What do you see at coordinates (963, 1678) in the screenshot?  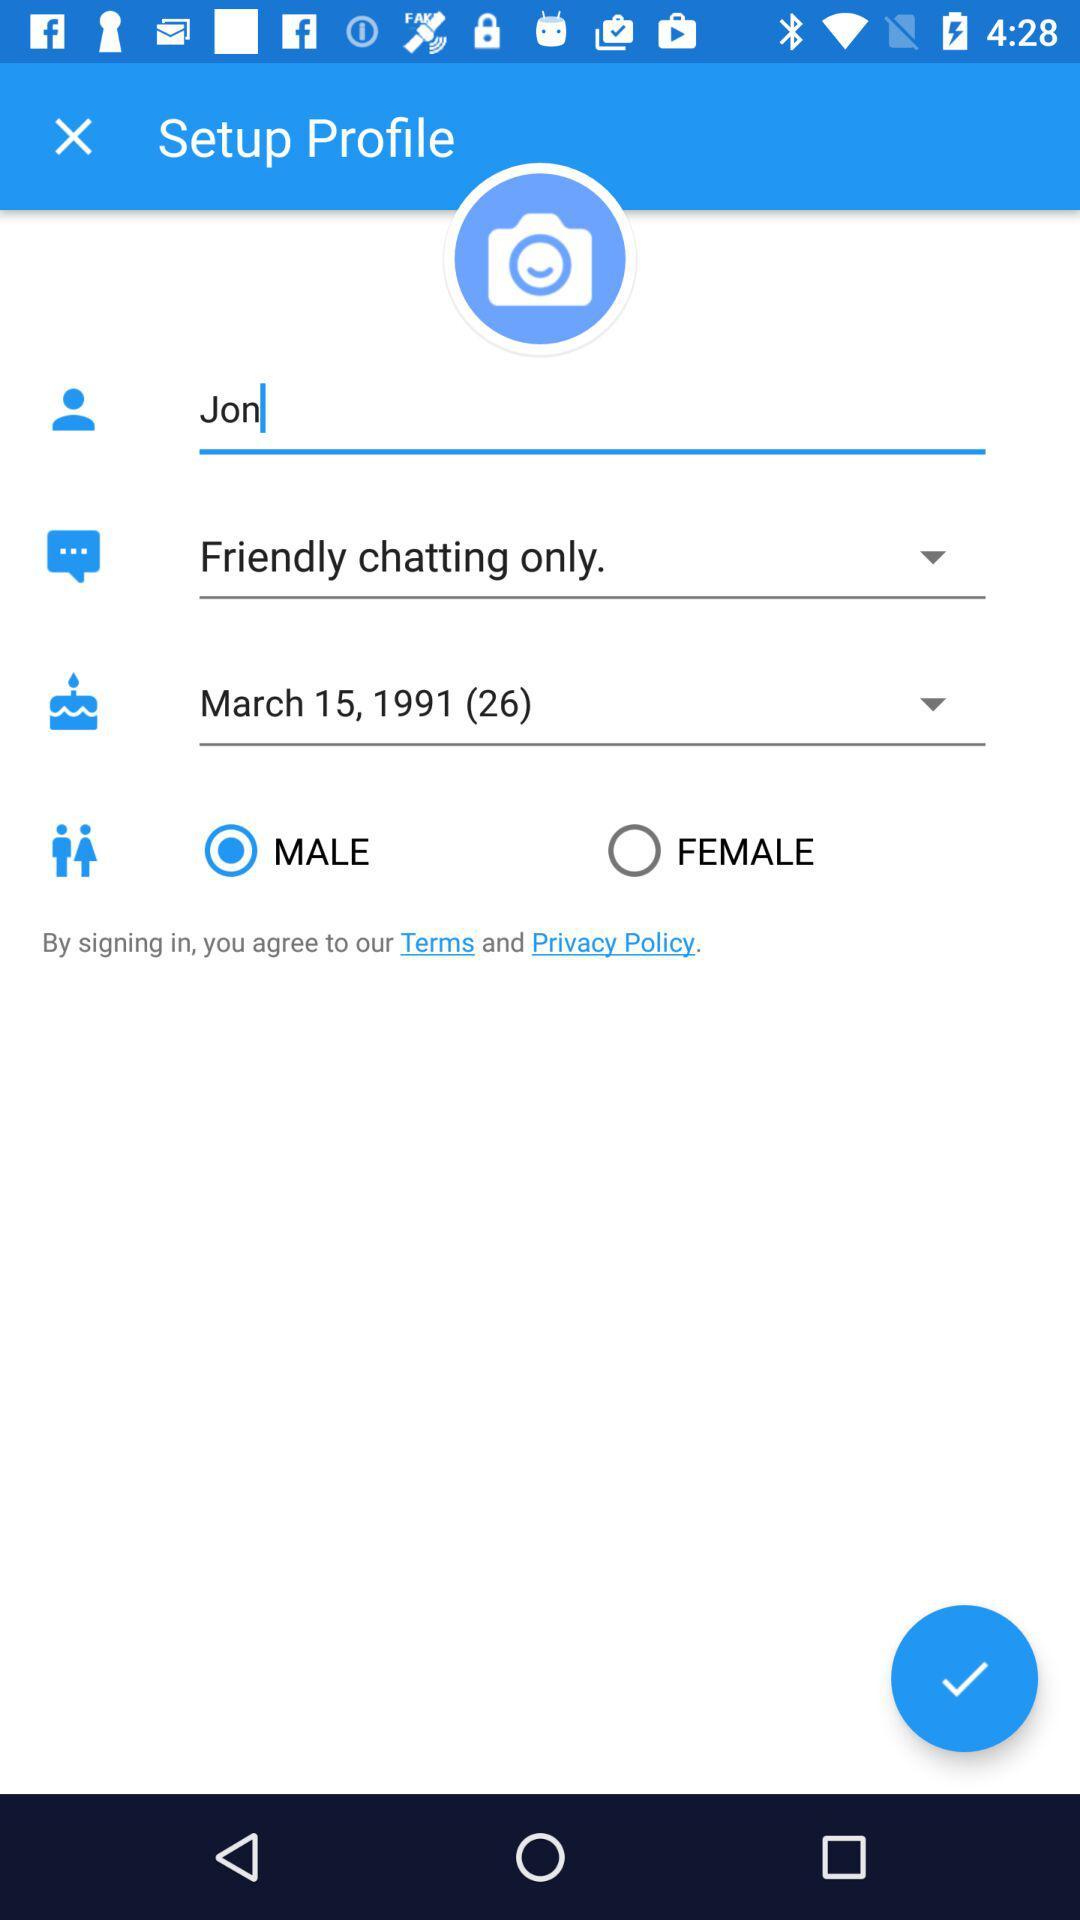 I see `click okay` at bounding box center [963, 1678].